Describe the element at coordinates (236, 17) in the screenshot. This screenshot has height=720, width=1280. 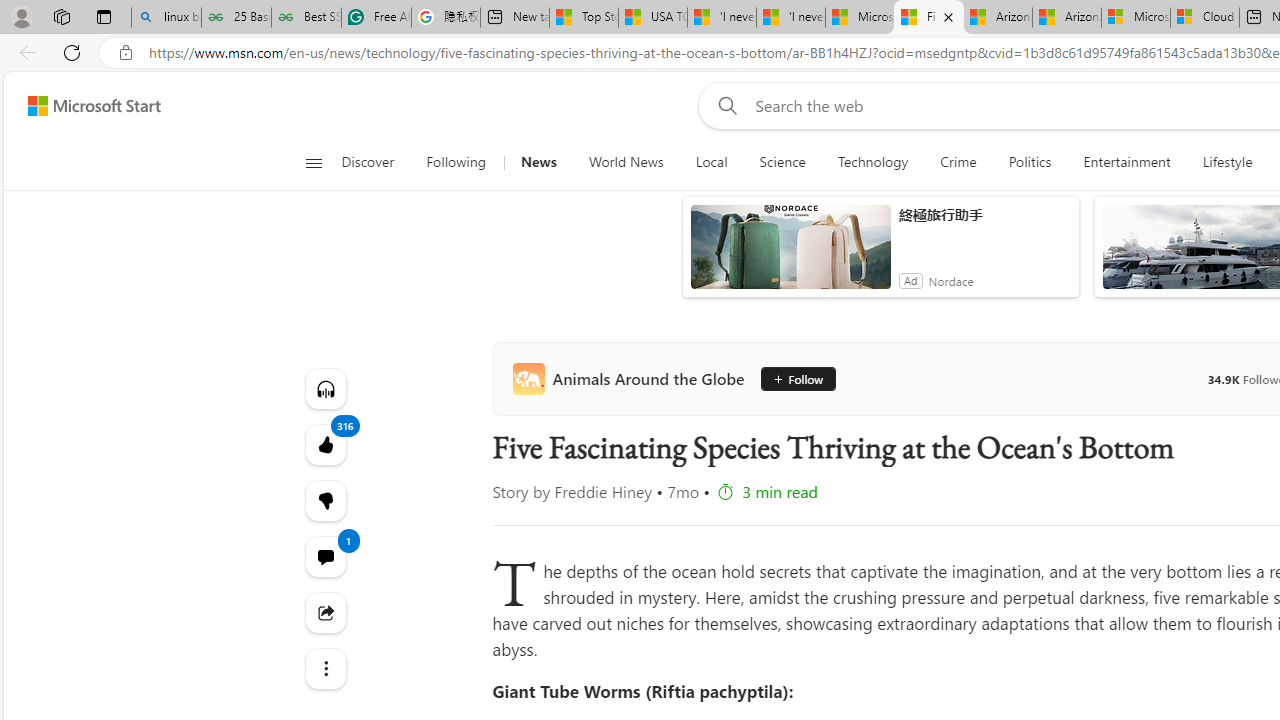
I see `'25 Basic Linux Commands For Beginners - GeeksforGeeks'` at that location.